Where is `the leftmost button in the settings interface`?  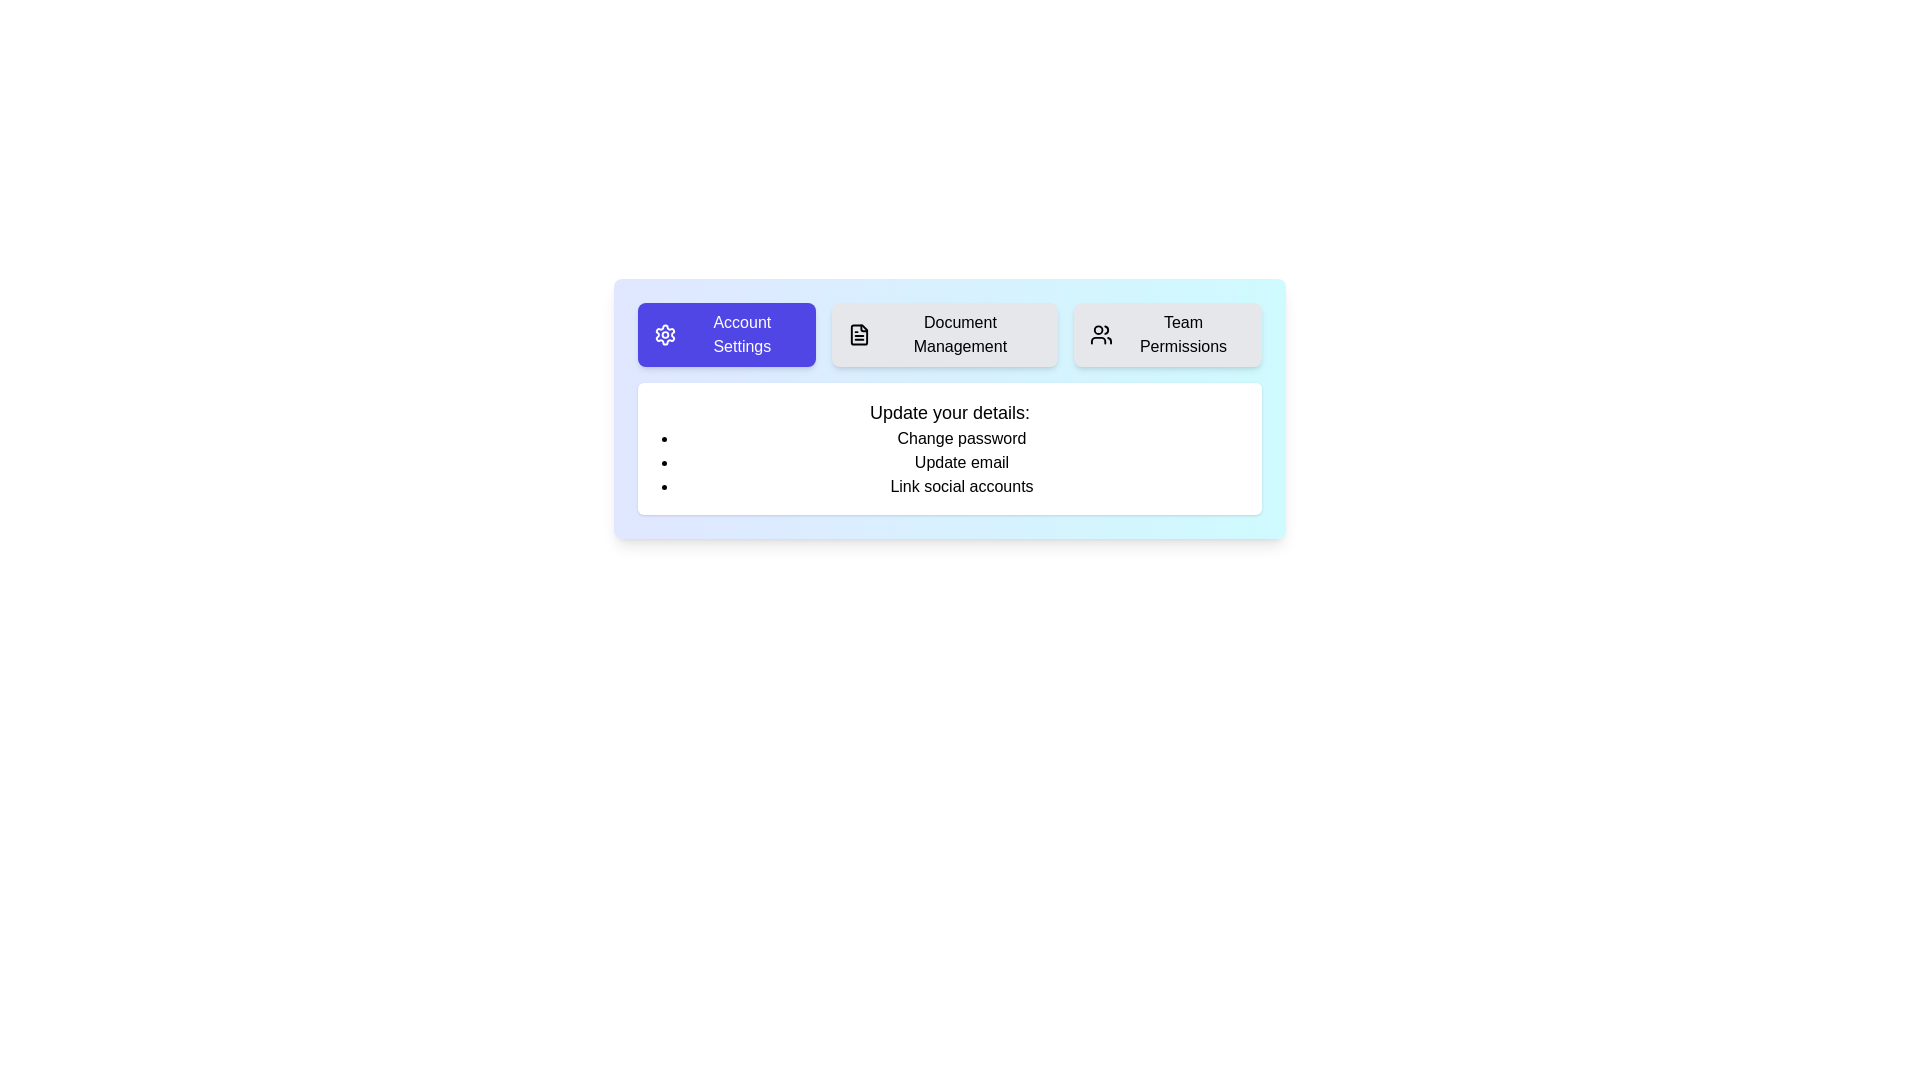
the leftmost button in the settings interface is located at coordinates (725, 334).